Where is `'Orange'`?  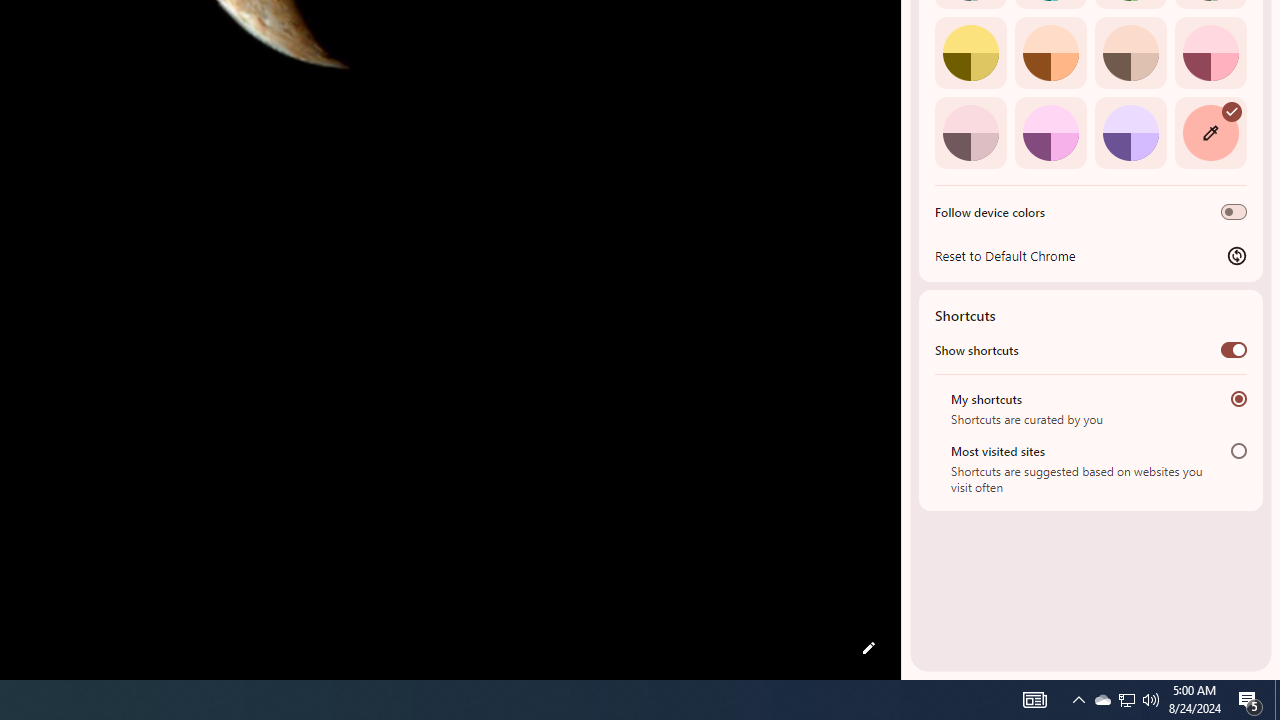 'Orange' is located at coordinates (1049, 51).